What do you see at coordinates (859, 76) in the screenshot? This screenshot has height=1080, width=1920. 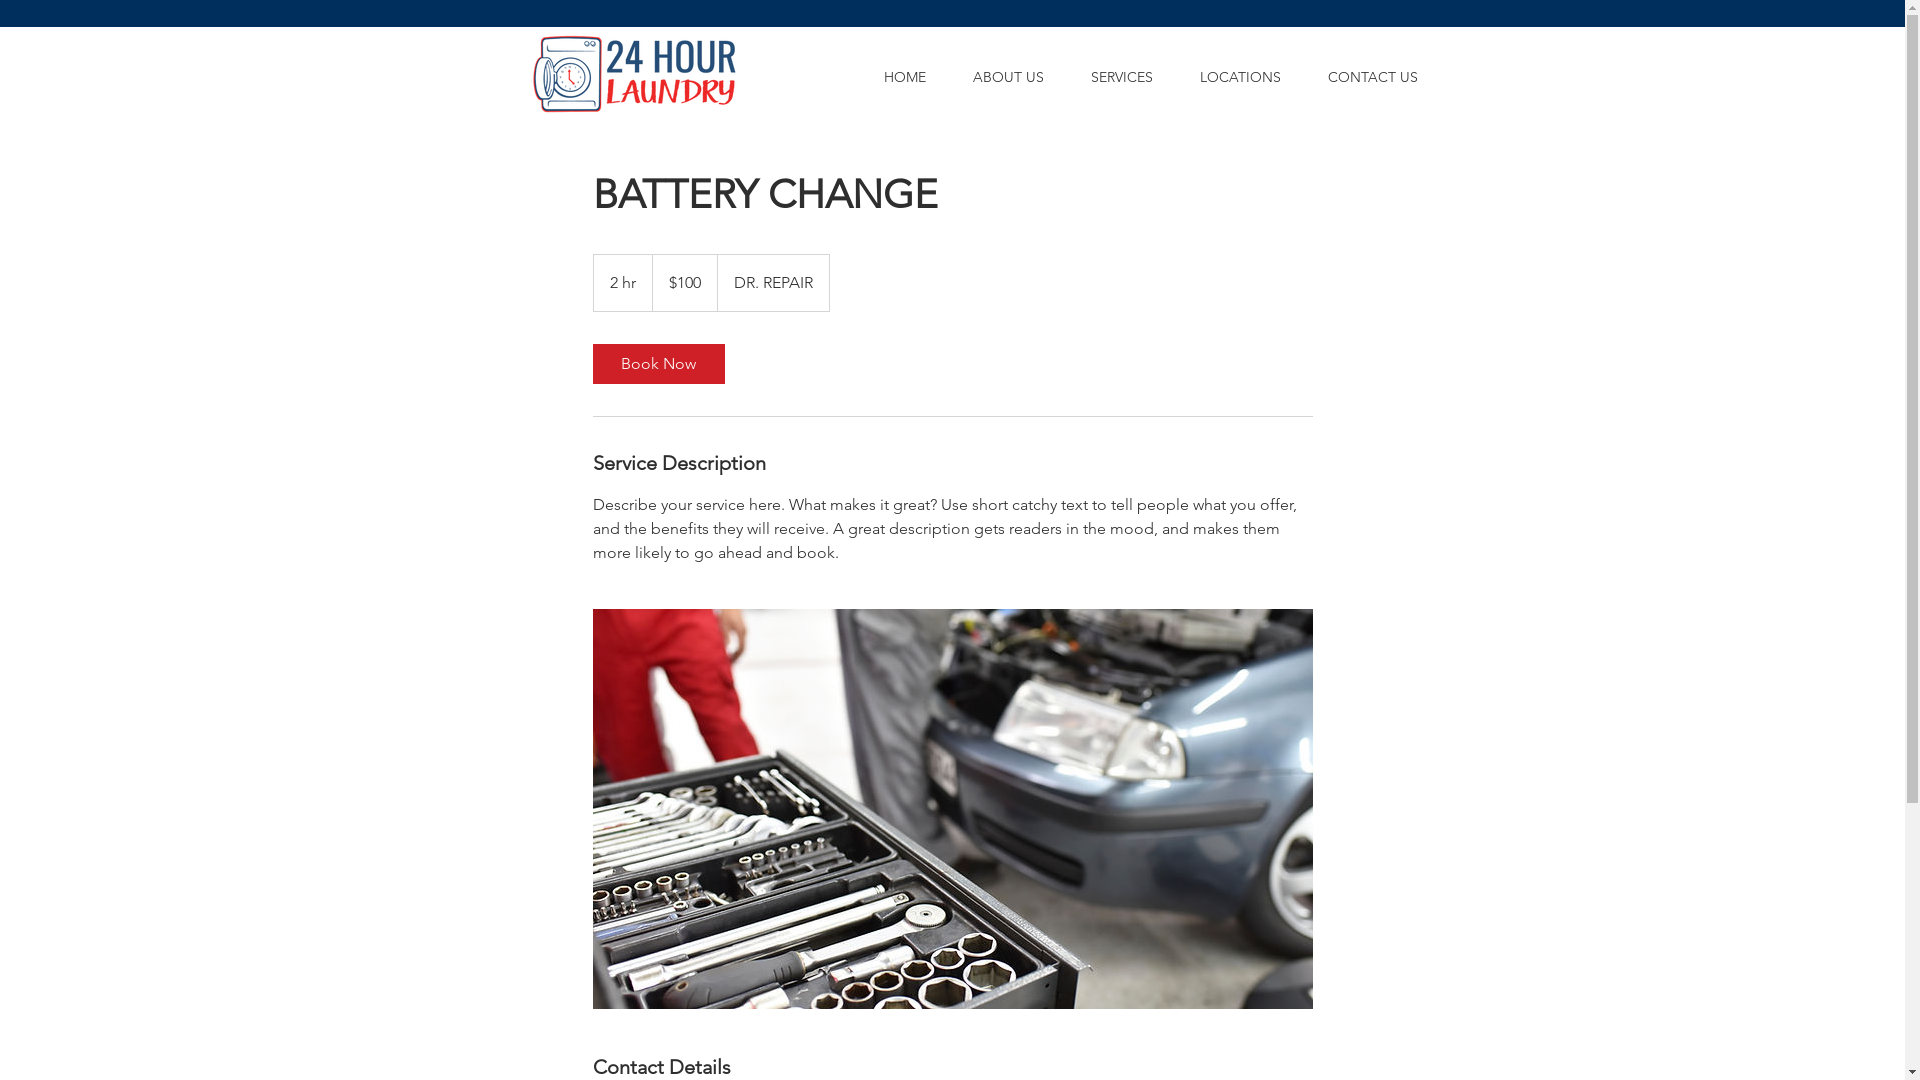 I see `'HOME'` at bounding box center [859, 76].